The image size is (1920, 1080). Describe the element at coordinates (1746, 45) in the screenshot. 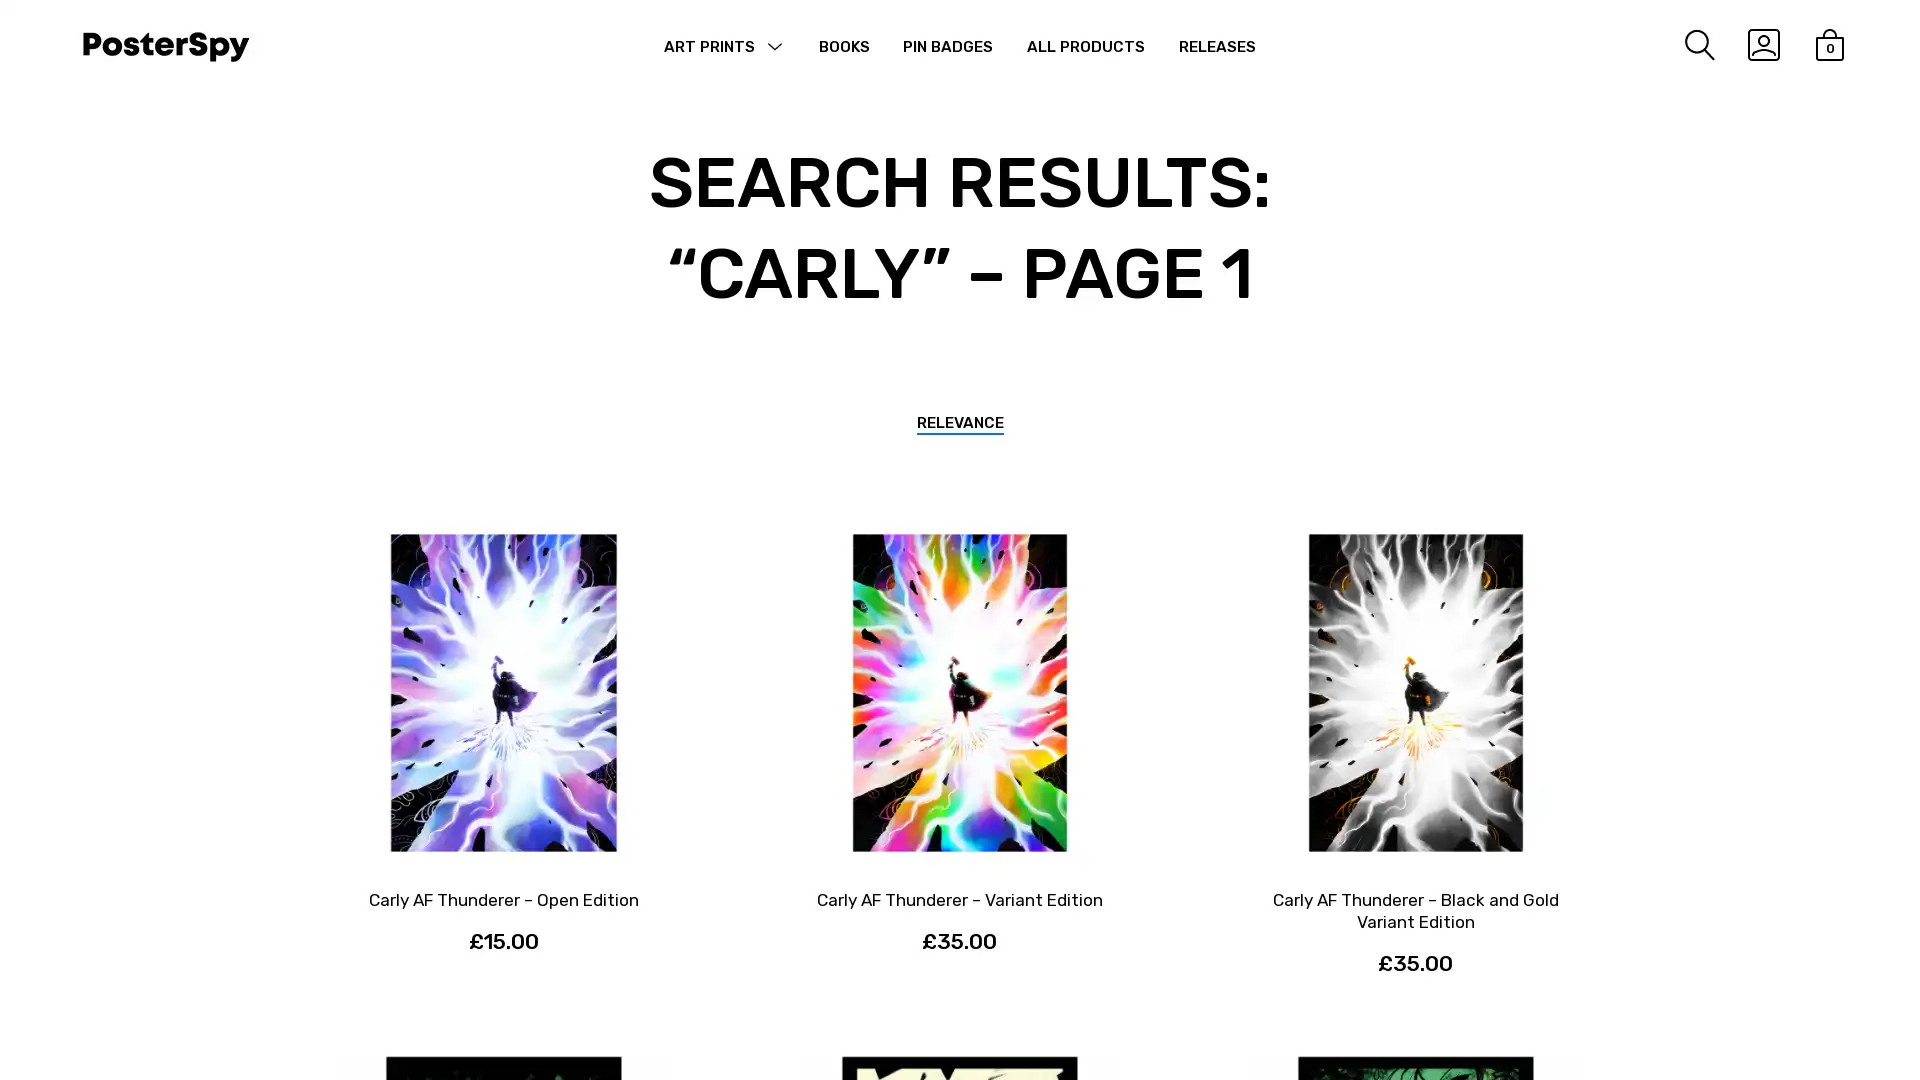

I see `GO TO MY ACCOUNT` at that location.